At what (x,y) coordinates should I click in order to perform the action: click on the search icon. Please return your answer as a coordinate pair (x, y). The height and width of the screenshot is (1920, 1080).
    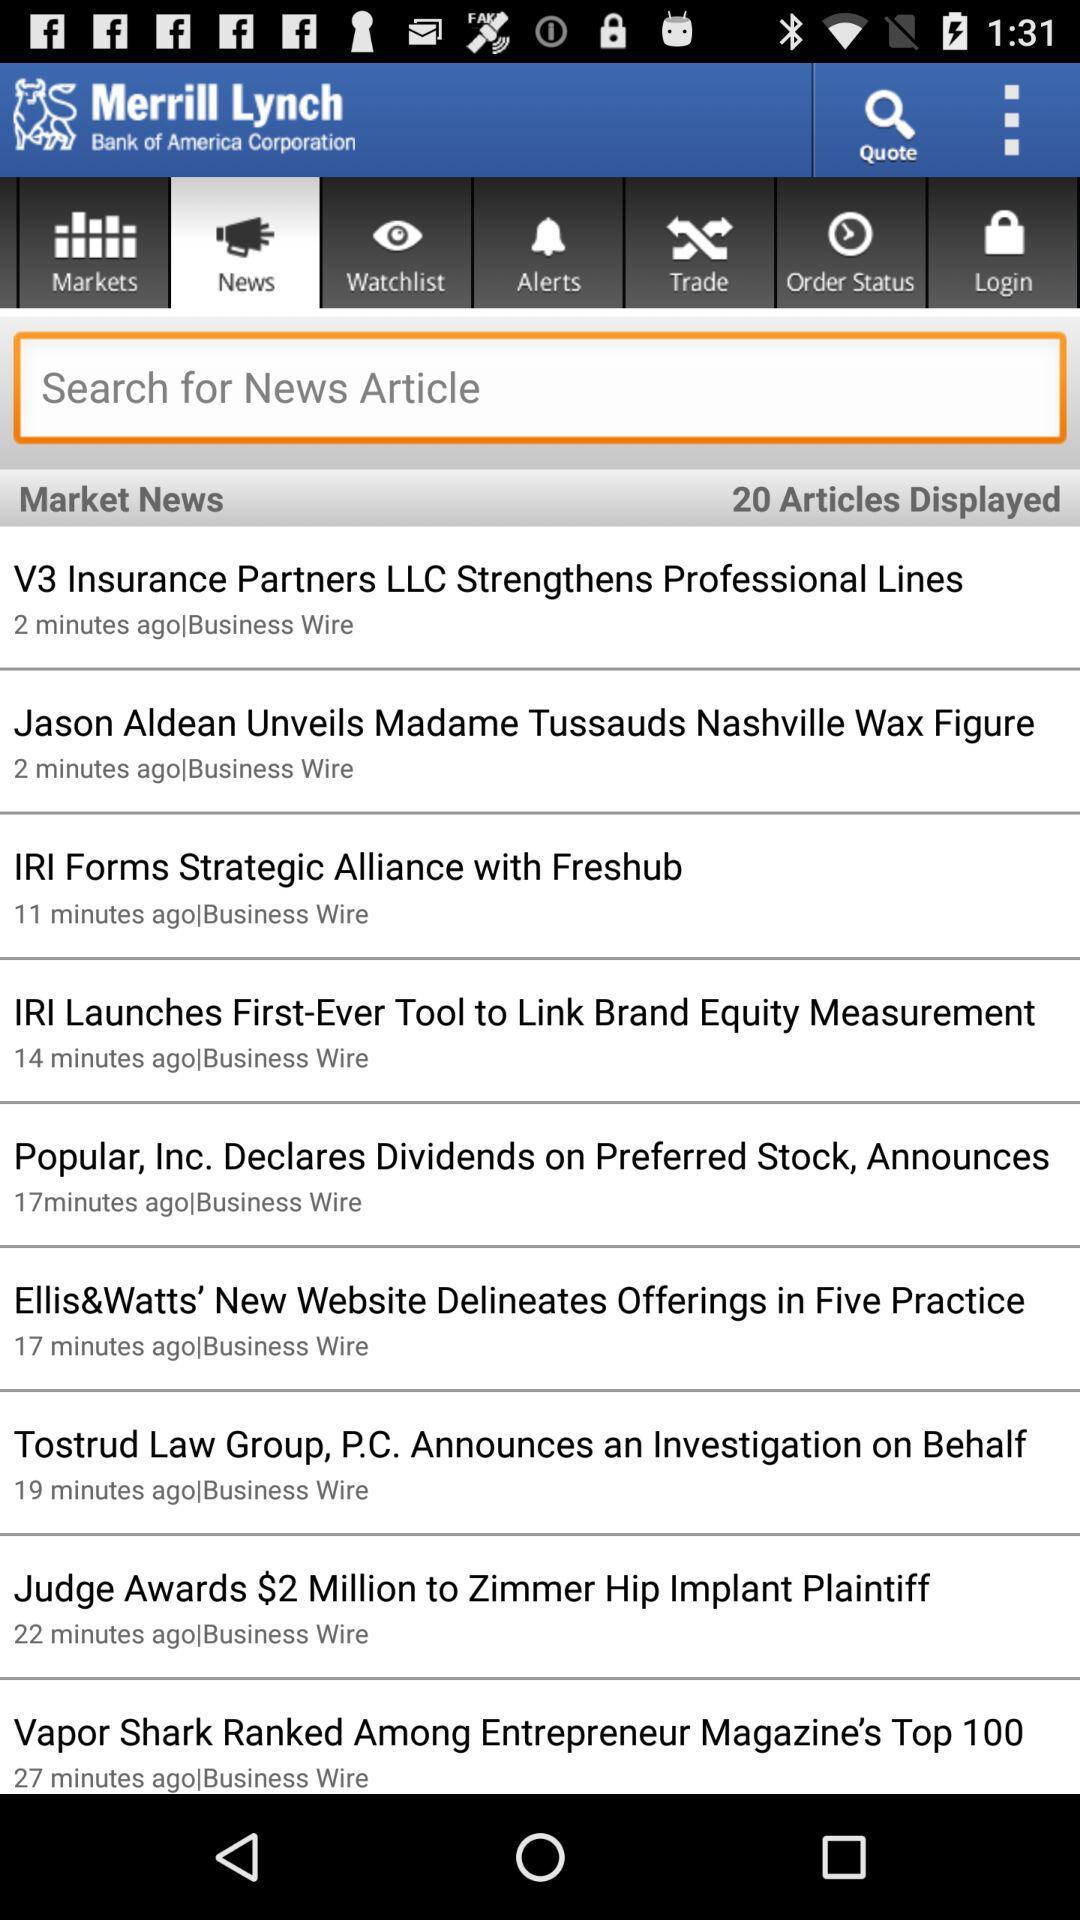
    Looking at the image, I should click on (884, 127).